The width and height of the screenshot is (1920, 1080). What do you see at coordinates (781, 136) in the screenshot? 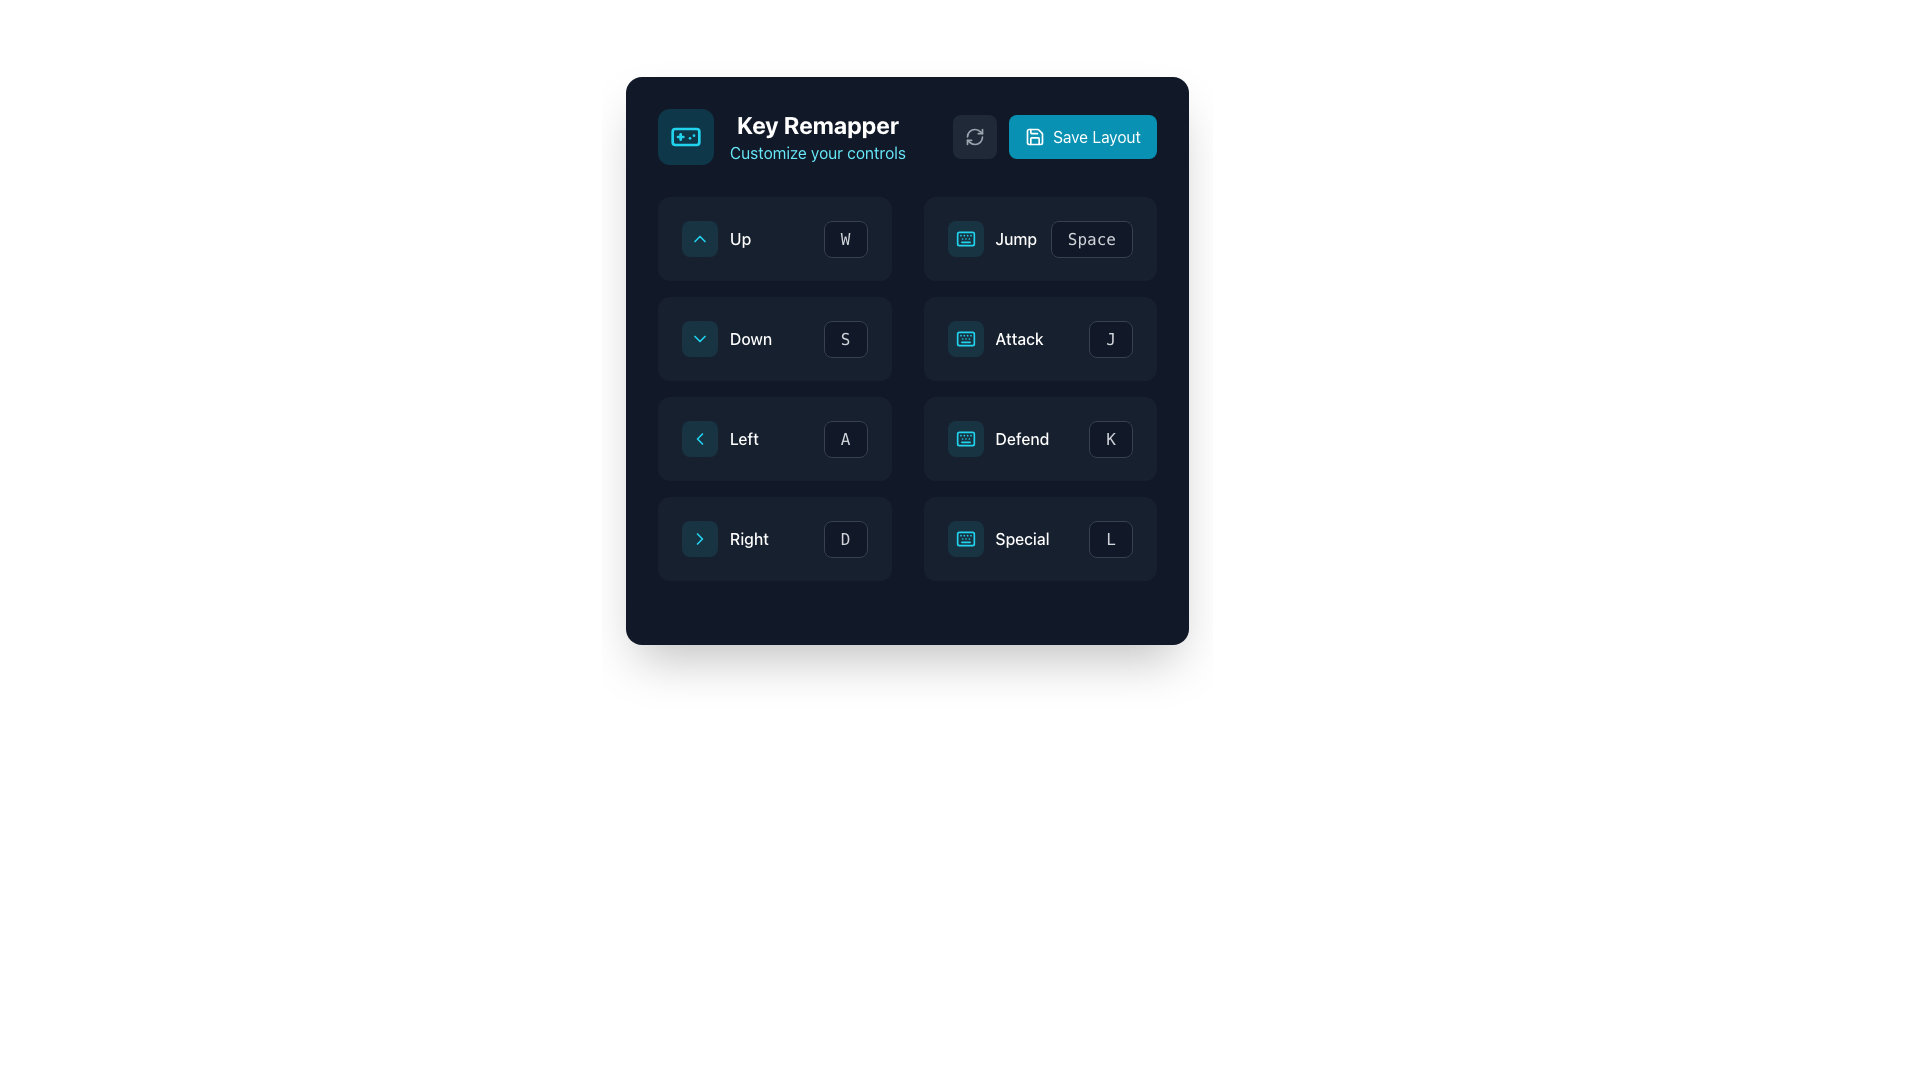
I see `text of the header element, which includes a bold title and a subtitle for context, located at the top-left quadrant of the interface` at bounding box center [781, 136].